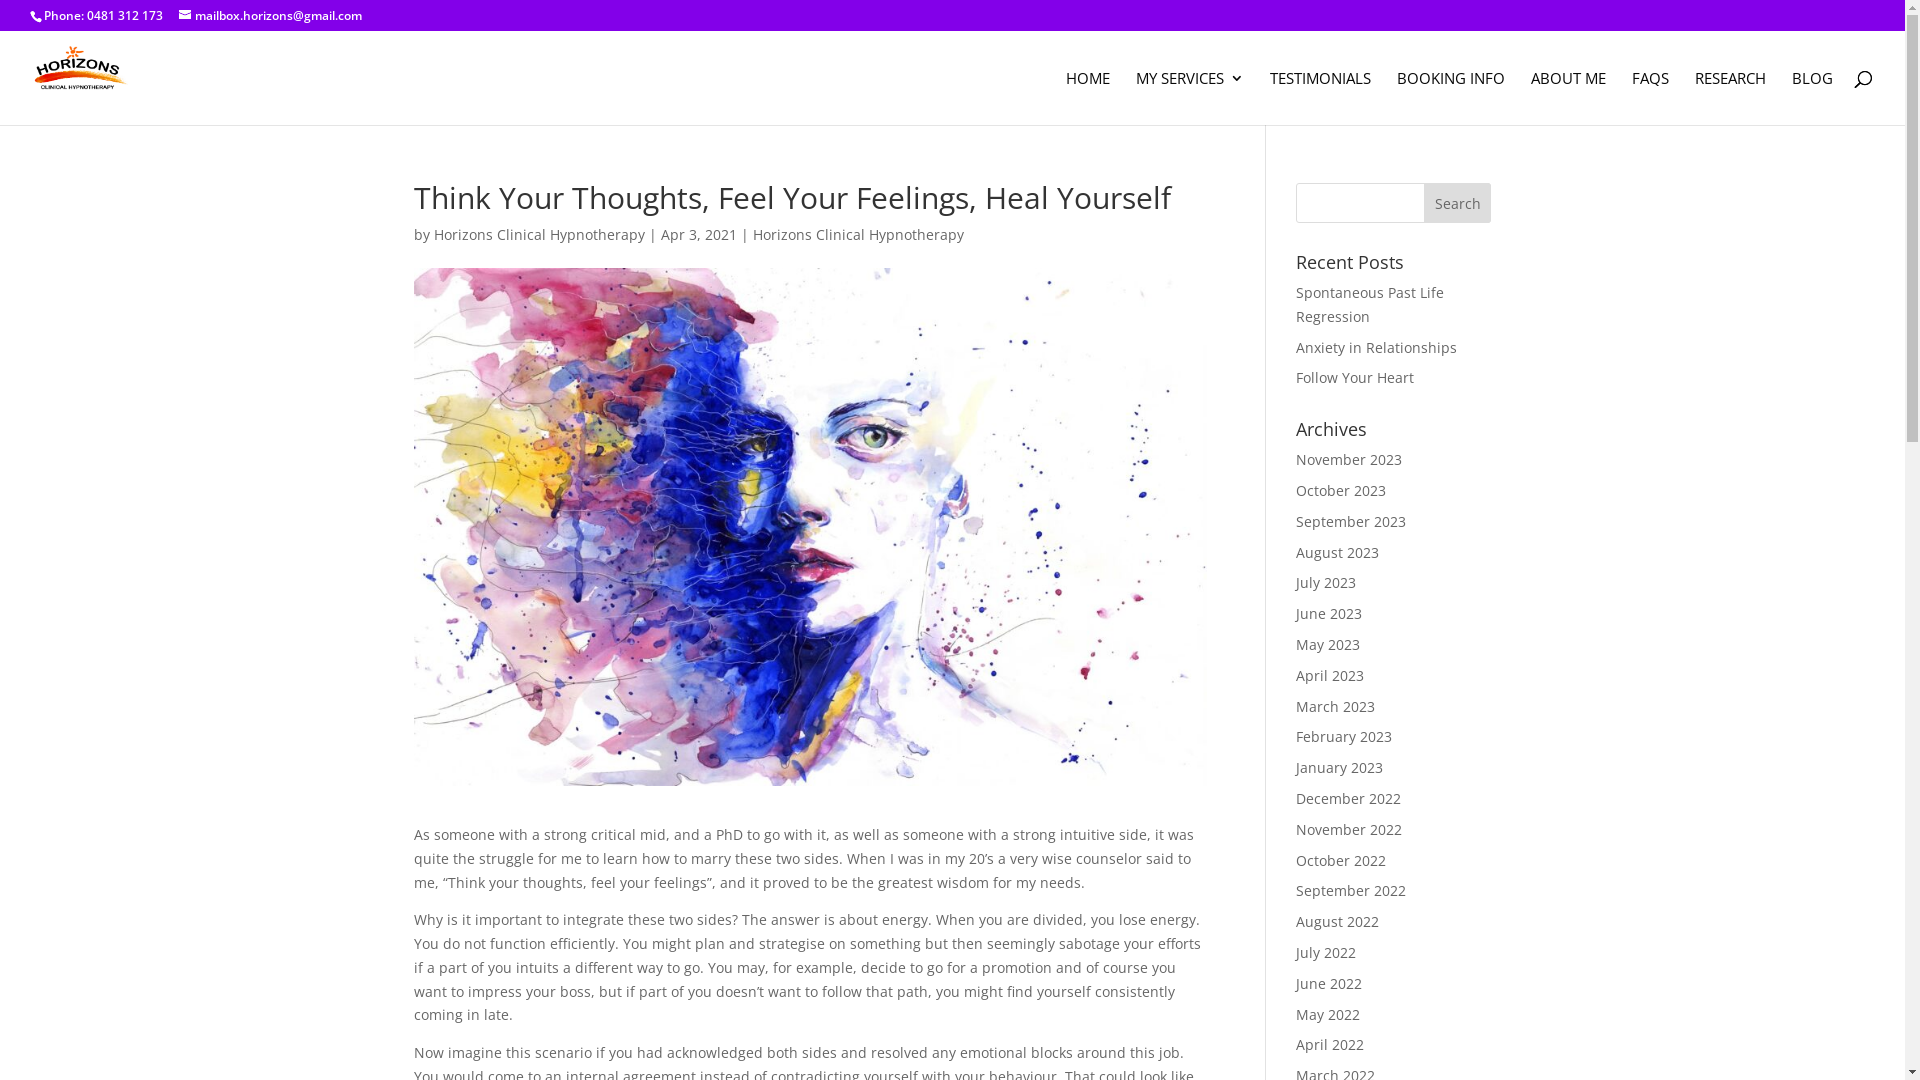  What do you see at coordinates (1567, 97) in the screenshot?
I see `'ABOUT ME'` at bounding box center [1567, 97].